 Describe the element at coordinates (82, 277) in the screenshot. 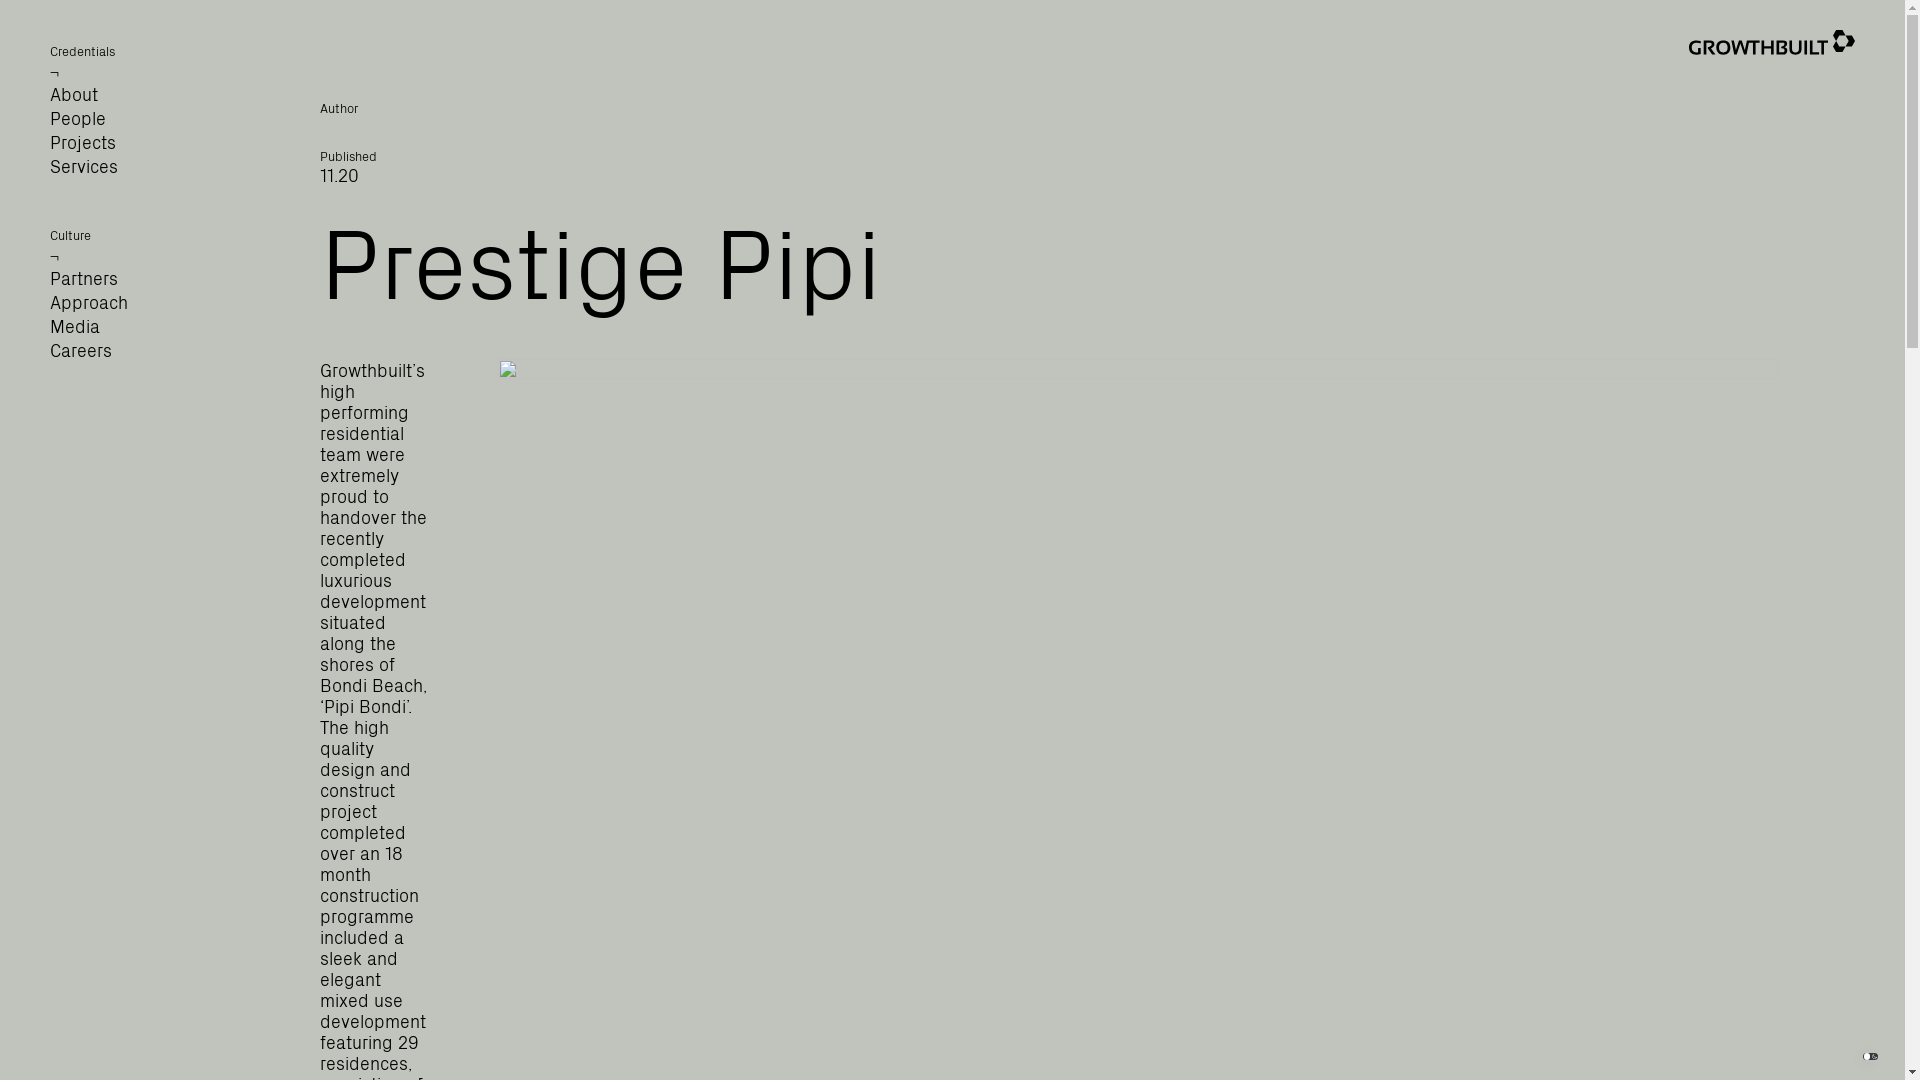

I see `'Partners'` at that location.